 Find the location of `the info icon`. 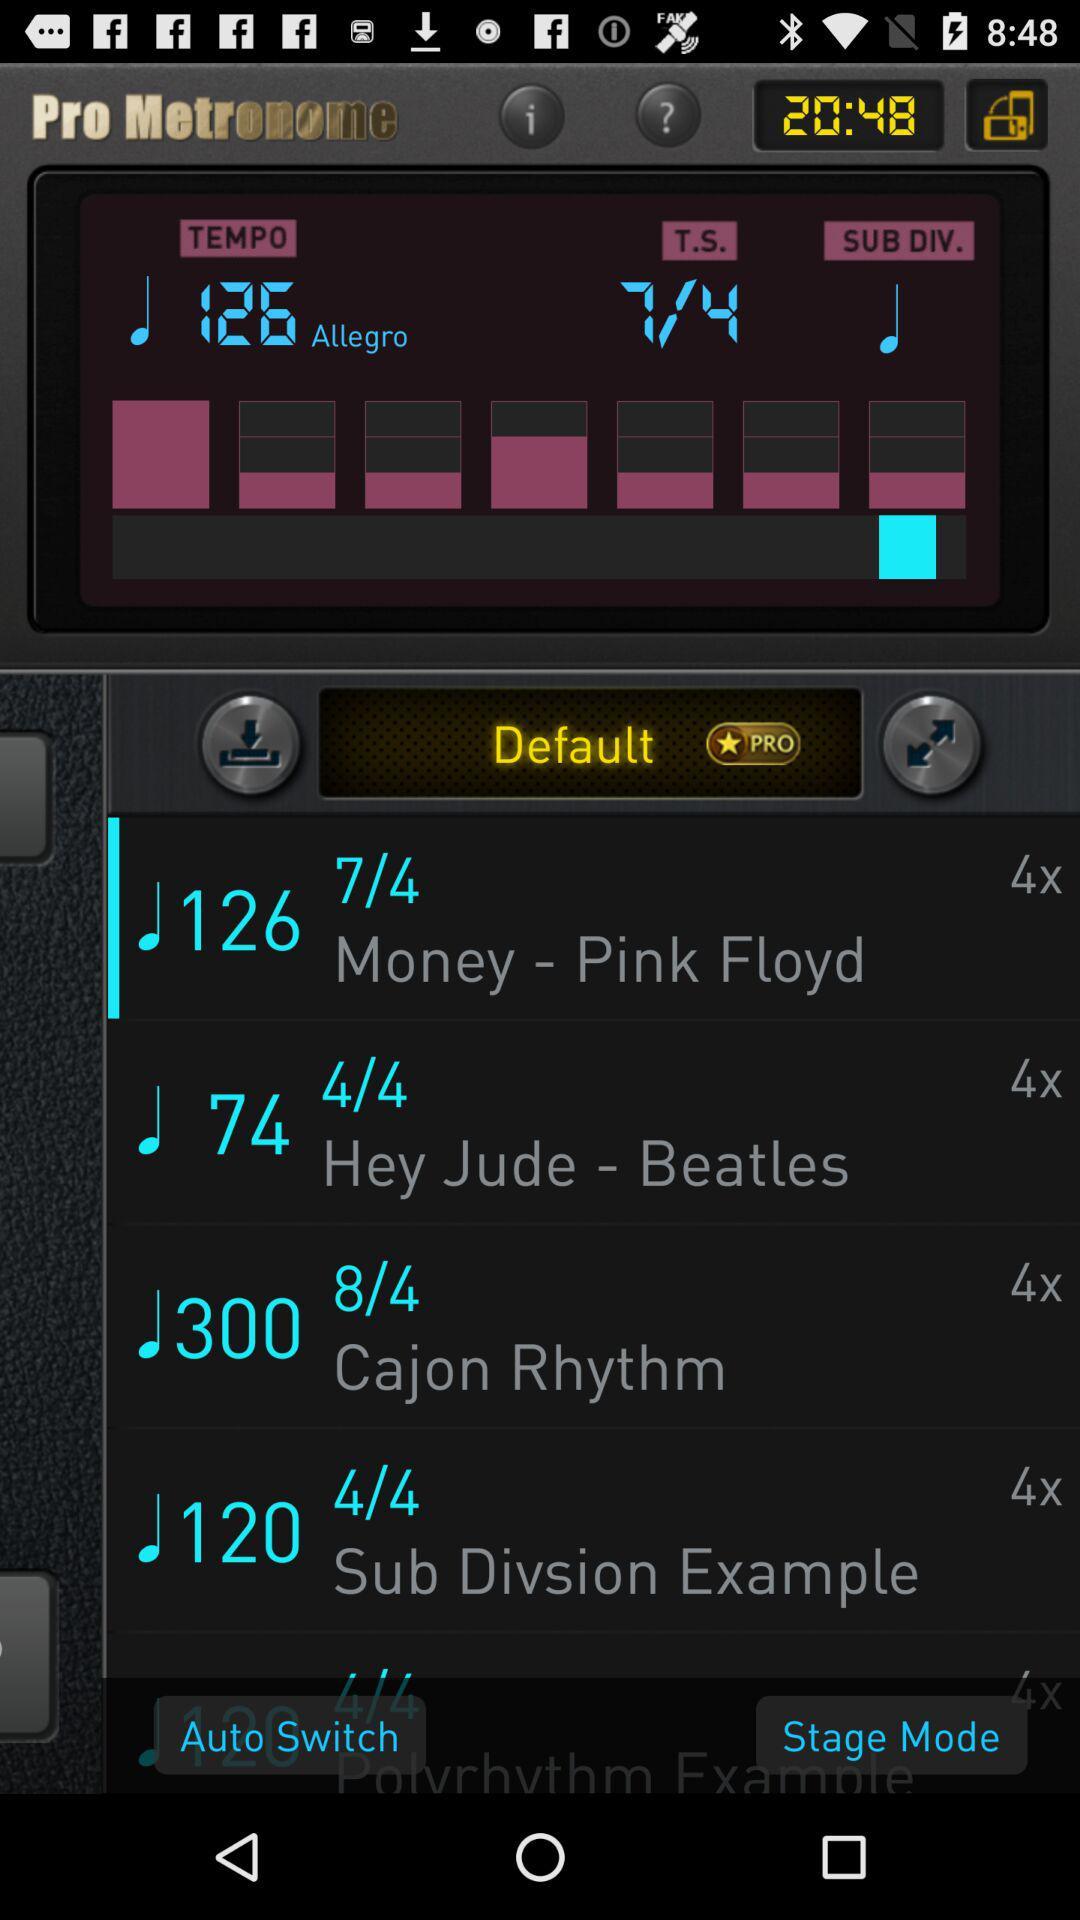

the info icon is located at coordinates (529, 123).